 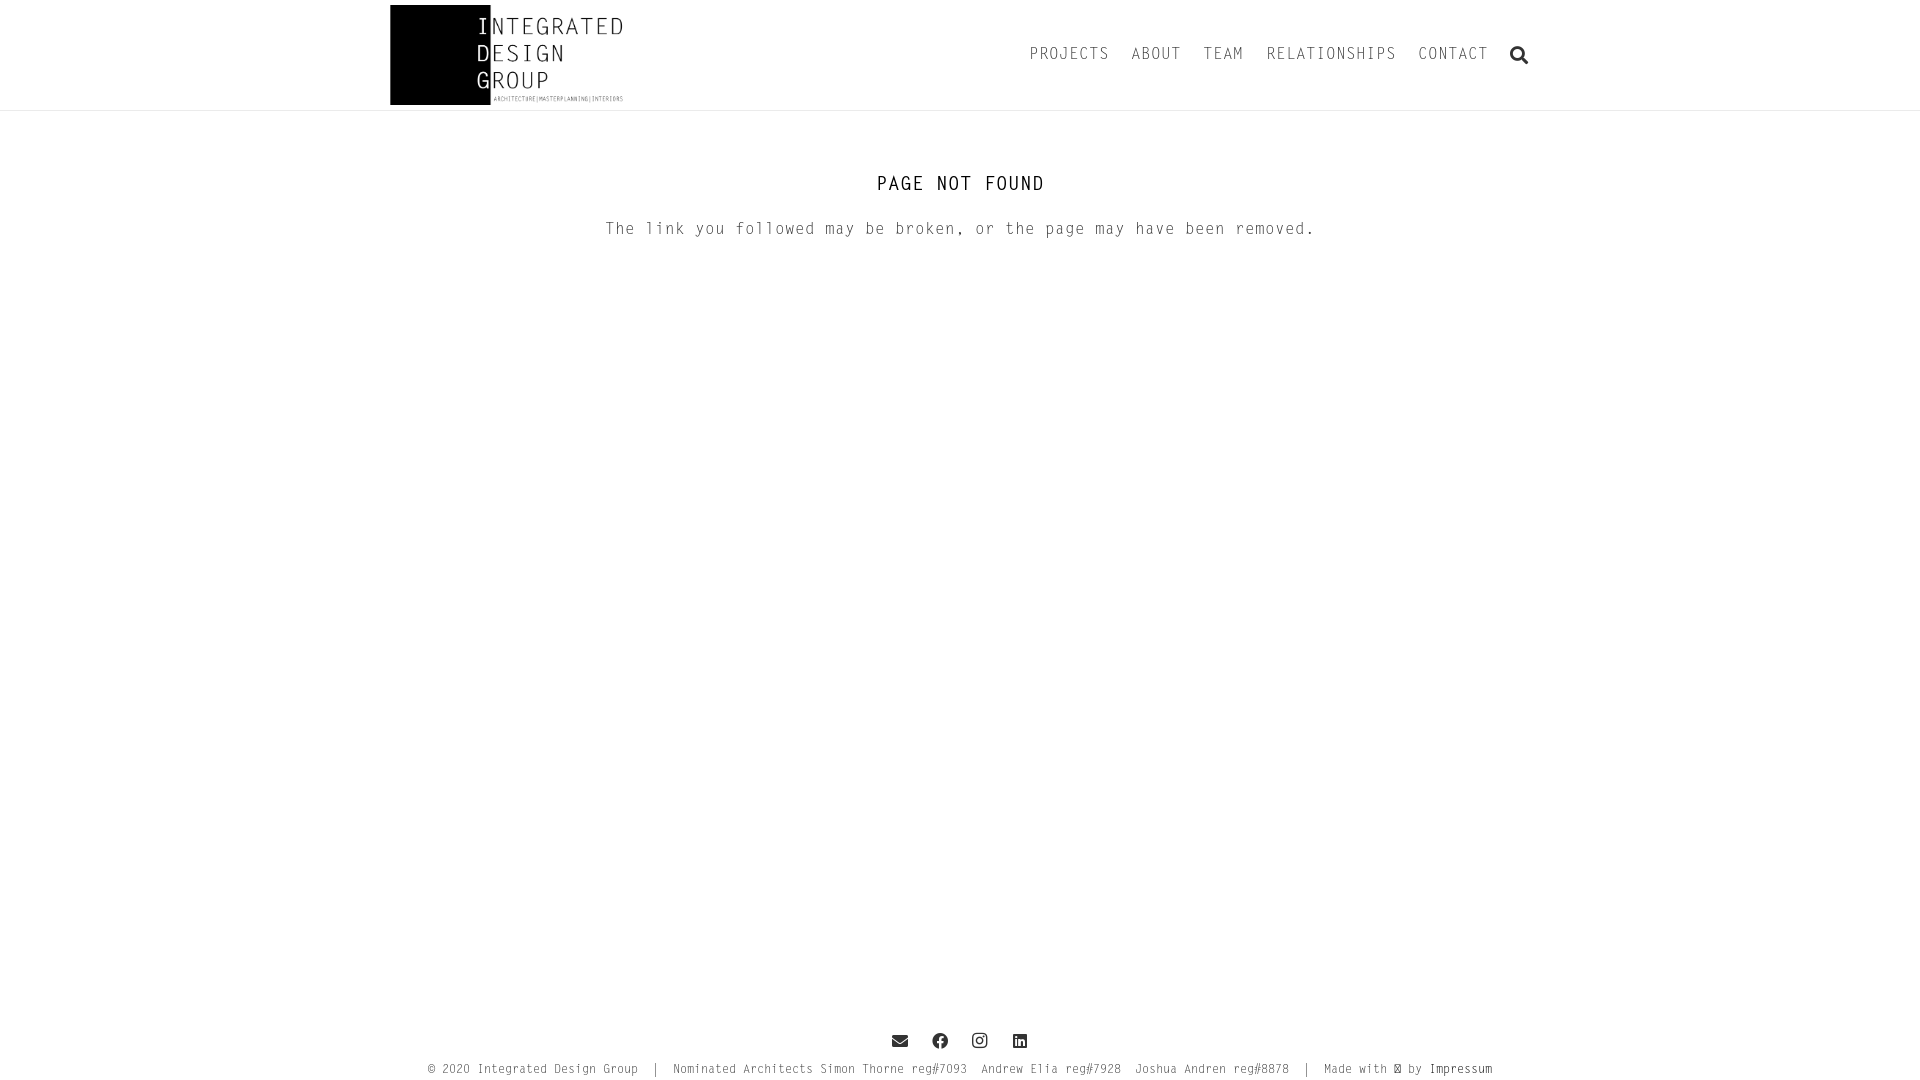 What do you see at coordinates (1405, 53) in the screenshot?
I see `'CONTACT'` at bounding box center [1405, 53].